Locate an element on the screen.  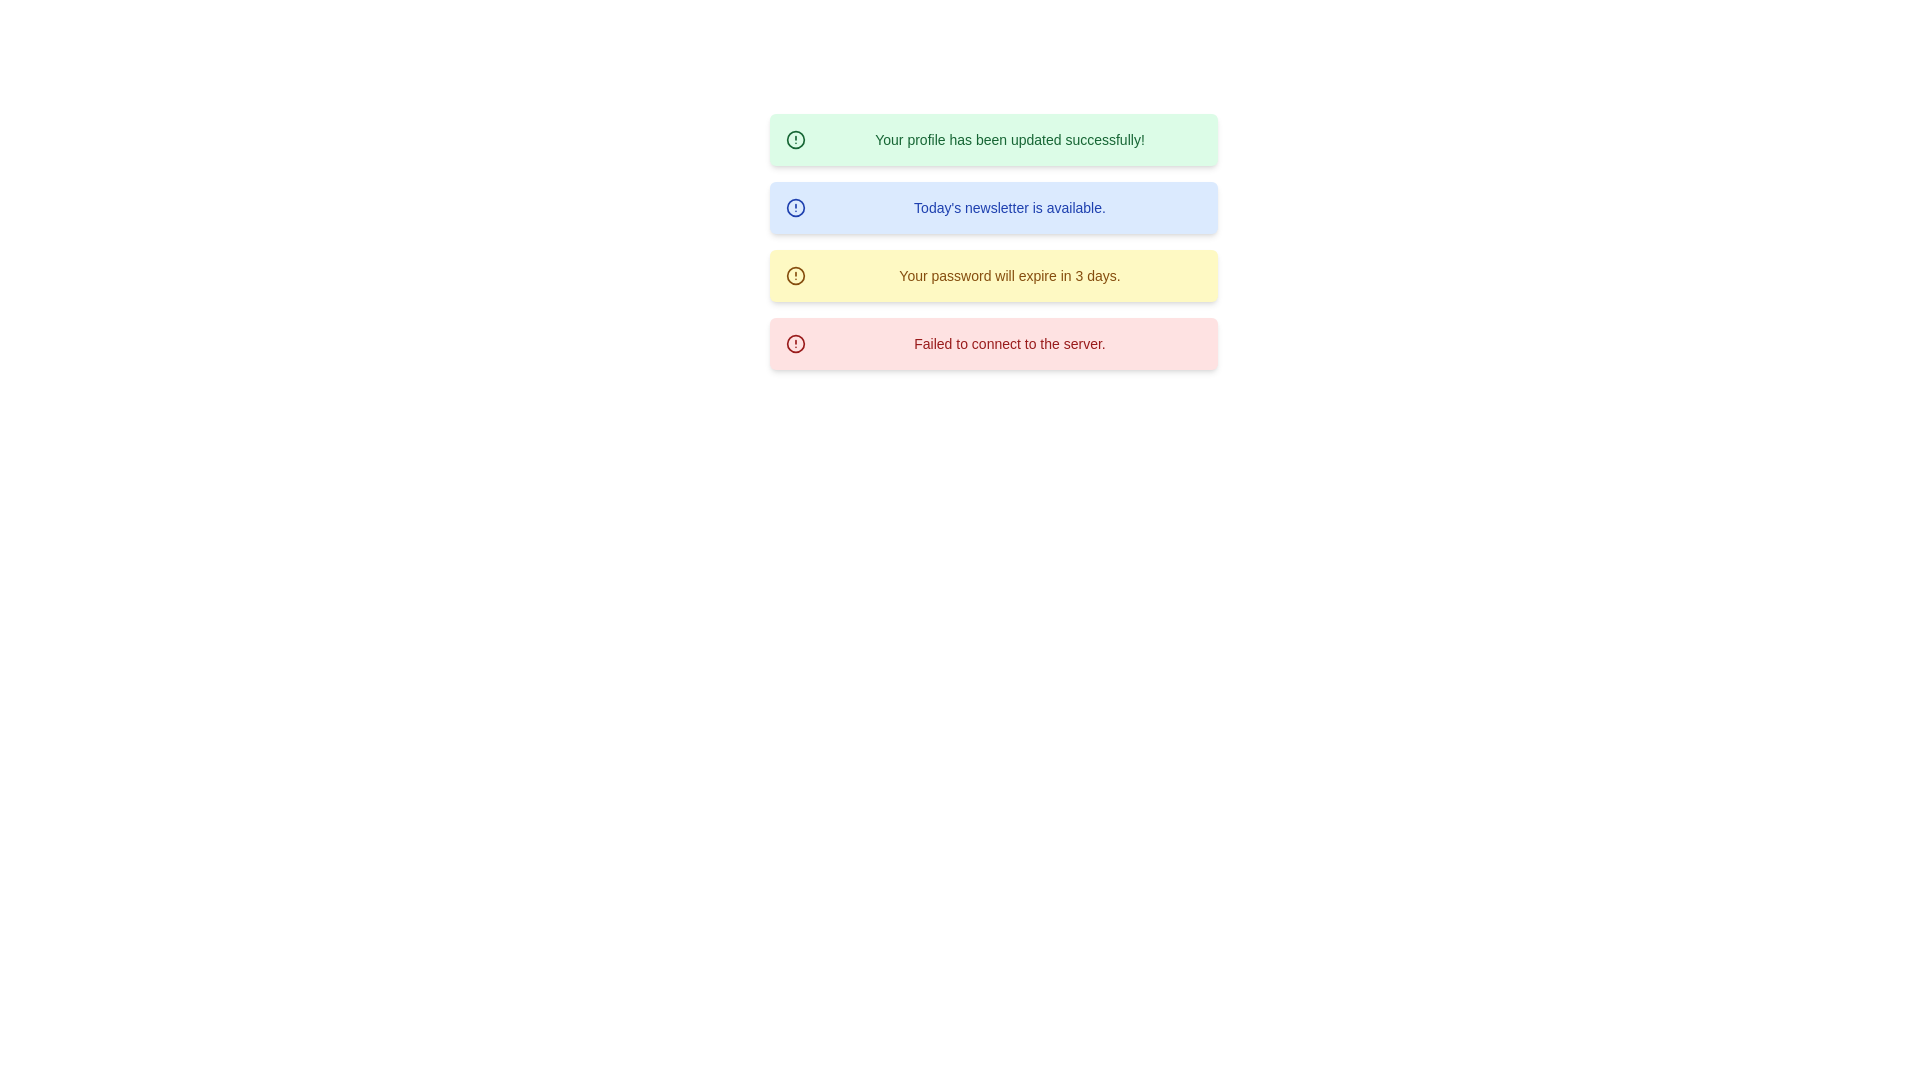
the Notification banner that alerts the user about the password expiration in three days is located at coordinates (993, 276).